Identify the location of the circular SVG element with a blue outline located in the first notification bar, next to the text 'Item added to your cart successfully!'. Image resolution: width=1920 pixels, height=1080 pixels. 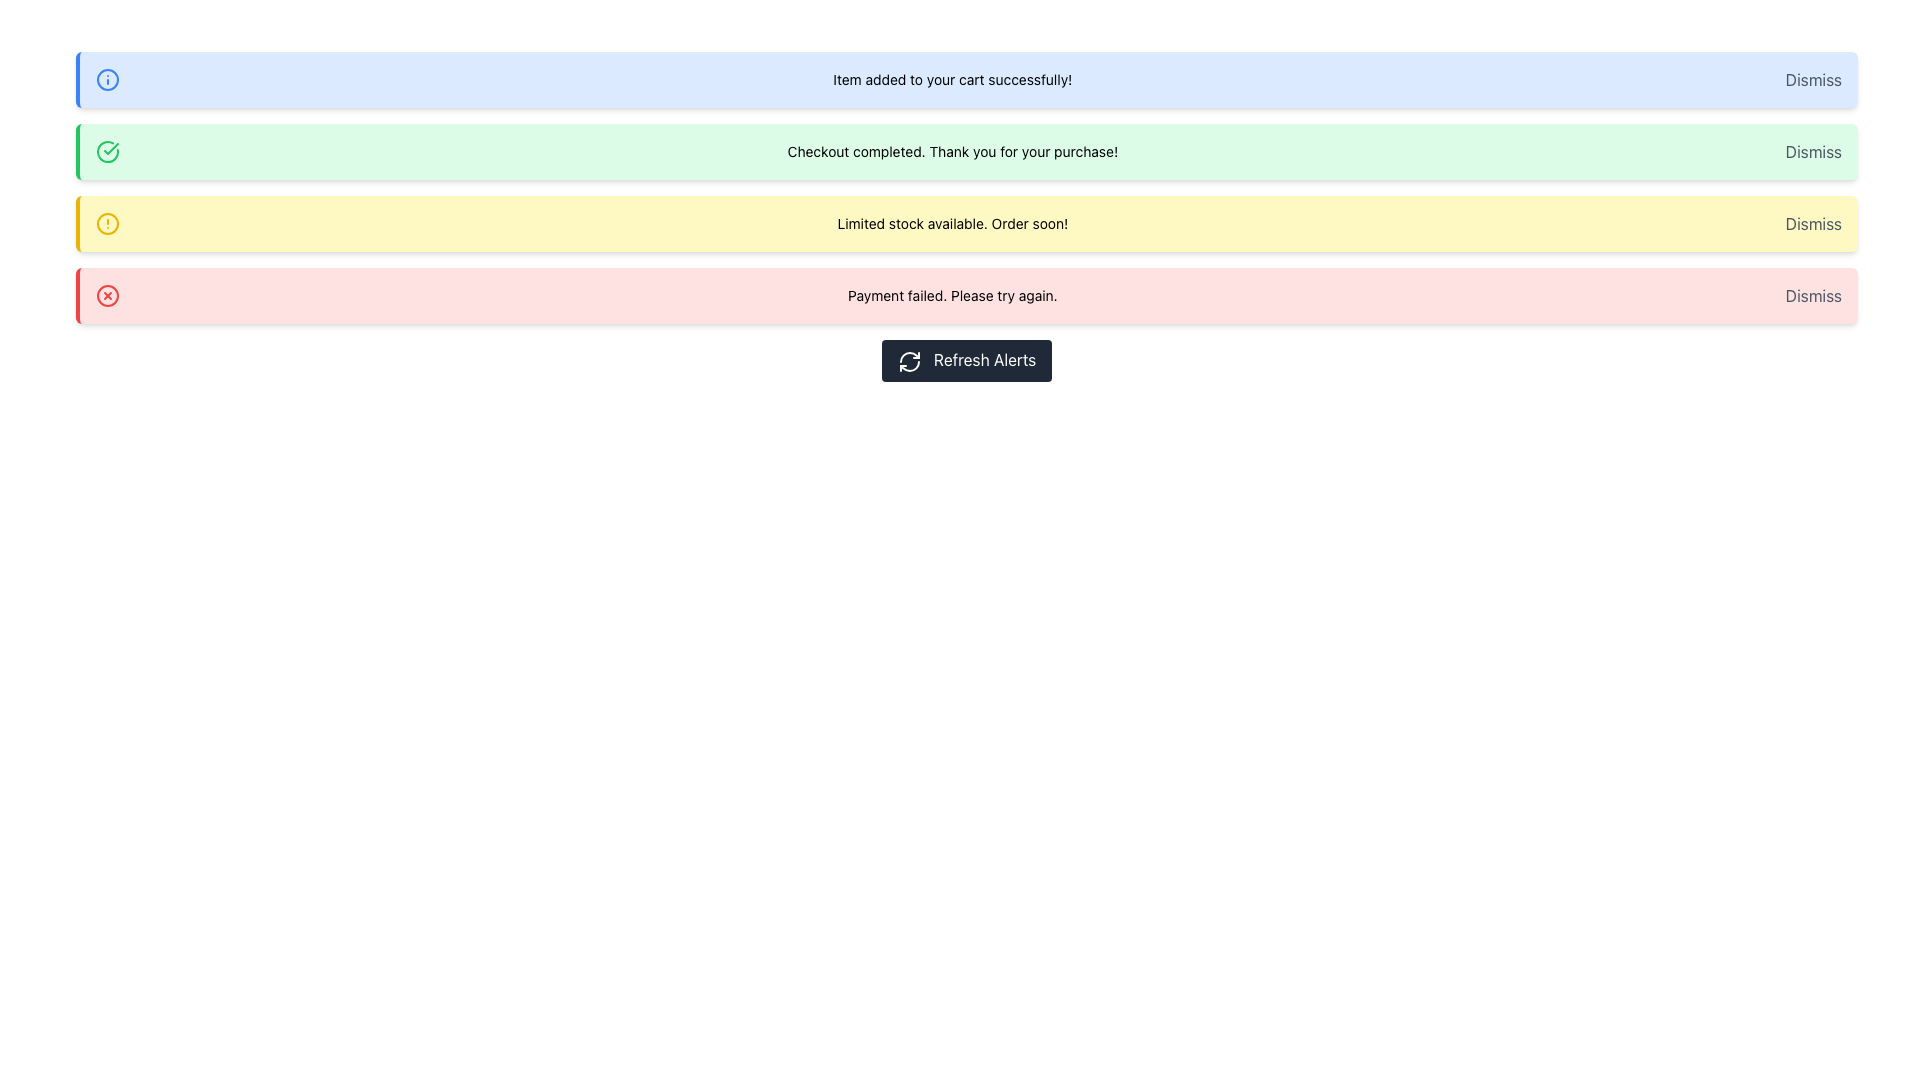
(107, 79).